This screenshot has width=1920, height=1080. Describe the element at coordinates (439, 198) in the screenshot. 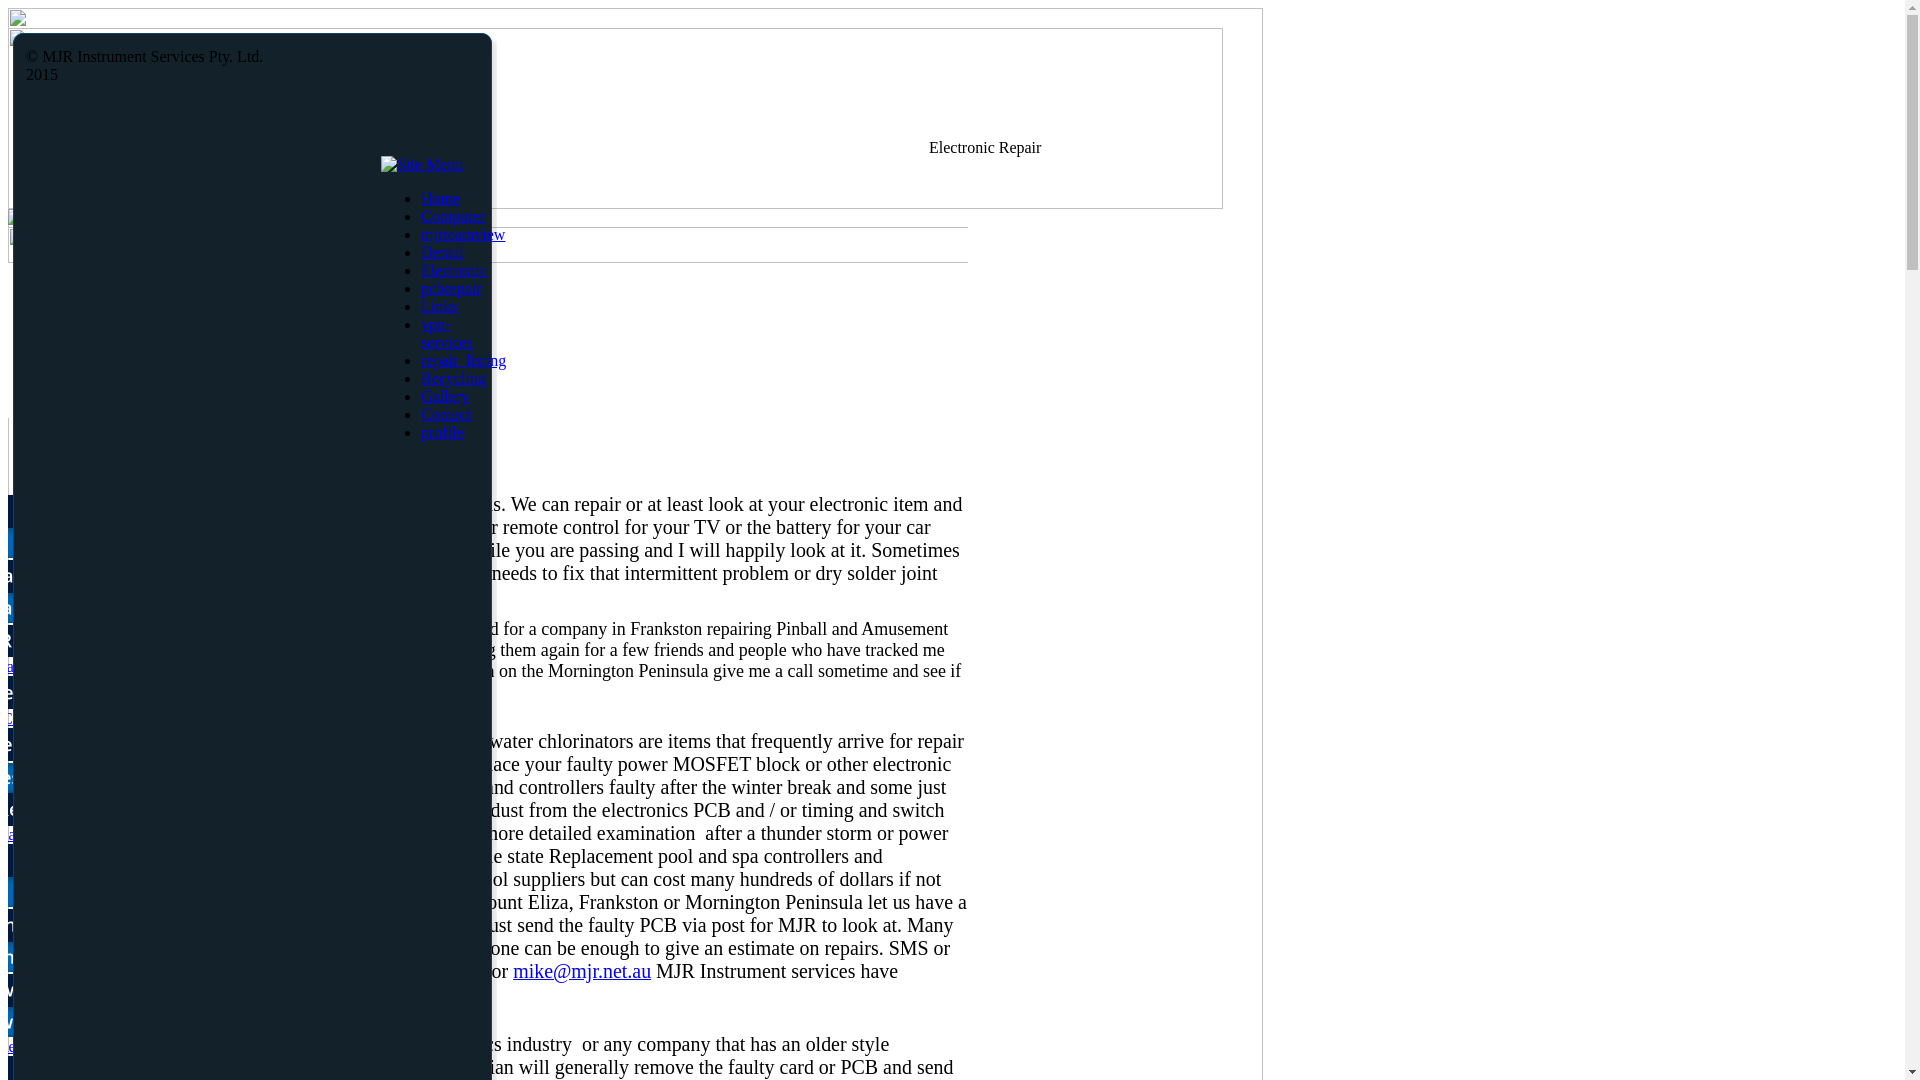

I see `'Home'` at that location.